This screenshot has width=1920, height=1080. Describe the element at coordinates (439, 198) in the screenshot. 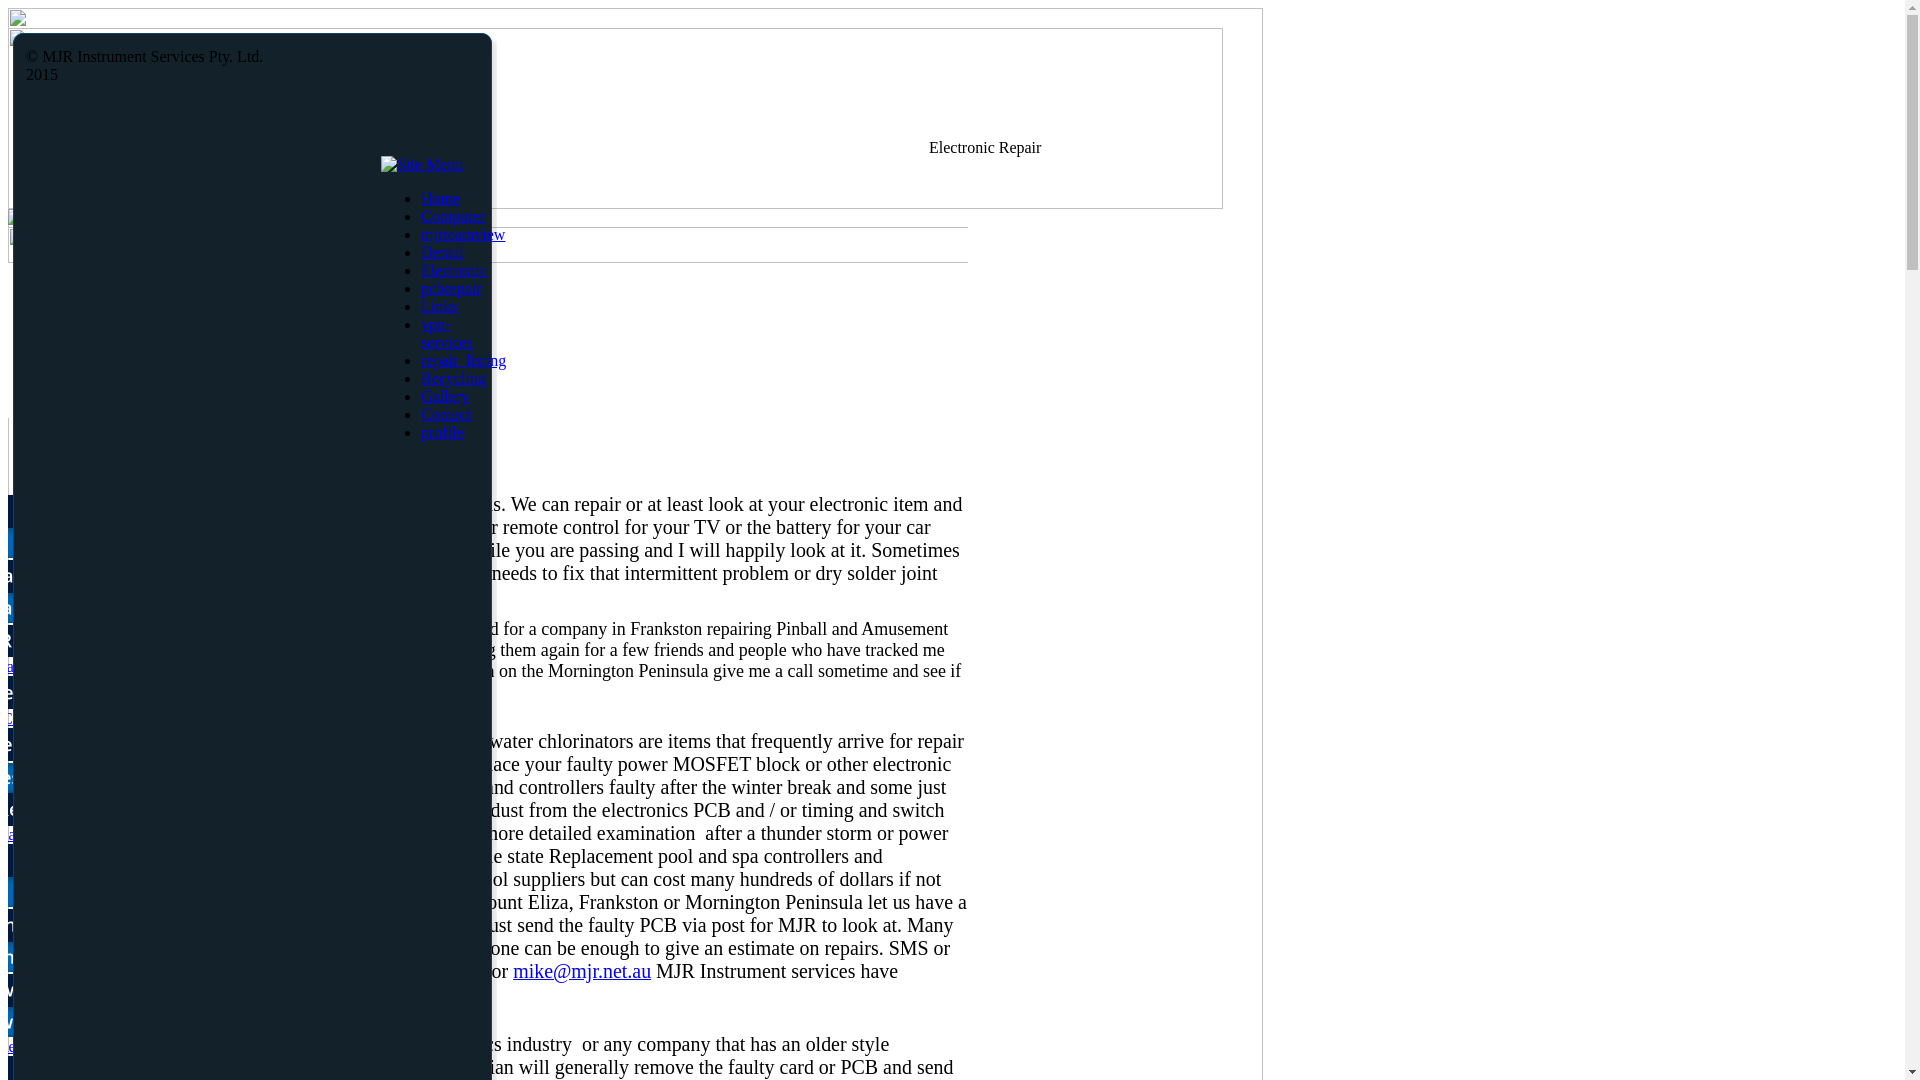

I see `'Home'` at that location.